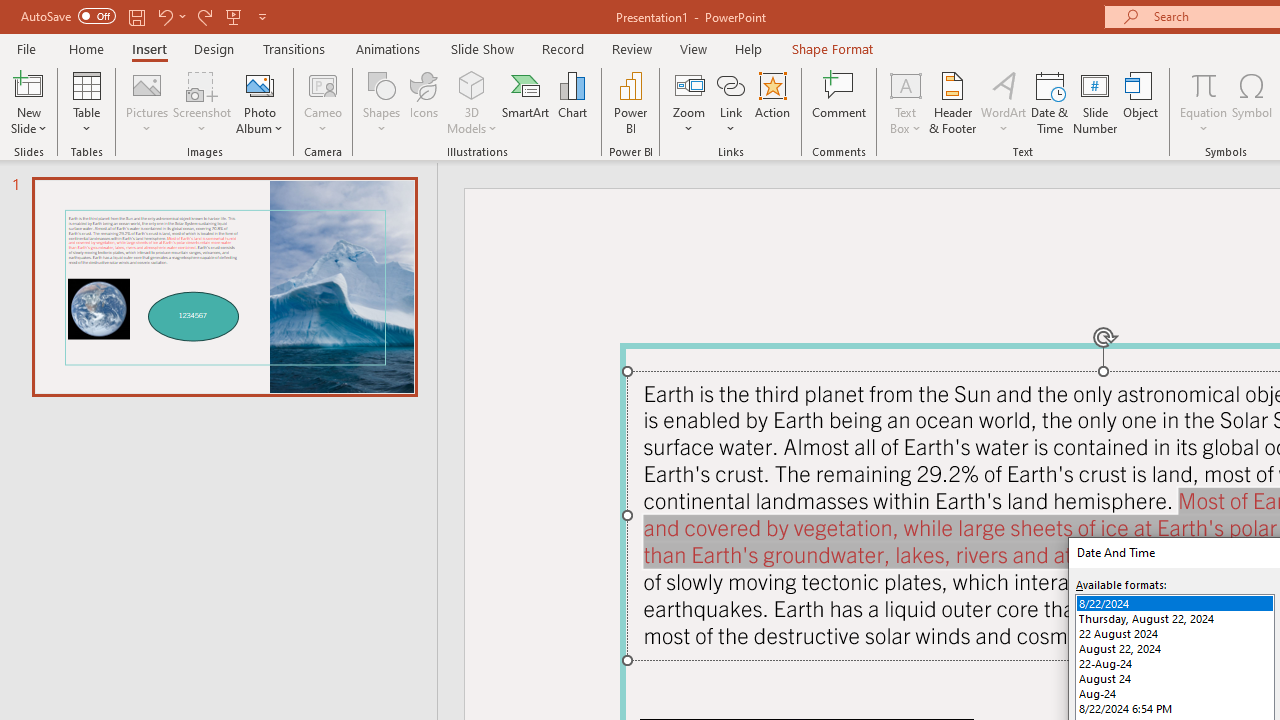 The height and width of the screenshot is (720, 1280). I want to click on 'August 24', so click(1175, 677).